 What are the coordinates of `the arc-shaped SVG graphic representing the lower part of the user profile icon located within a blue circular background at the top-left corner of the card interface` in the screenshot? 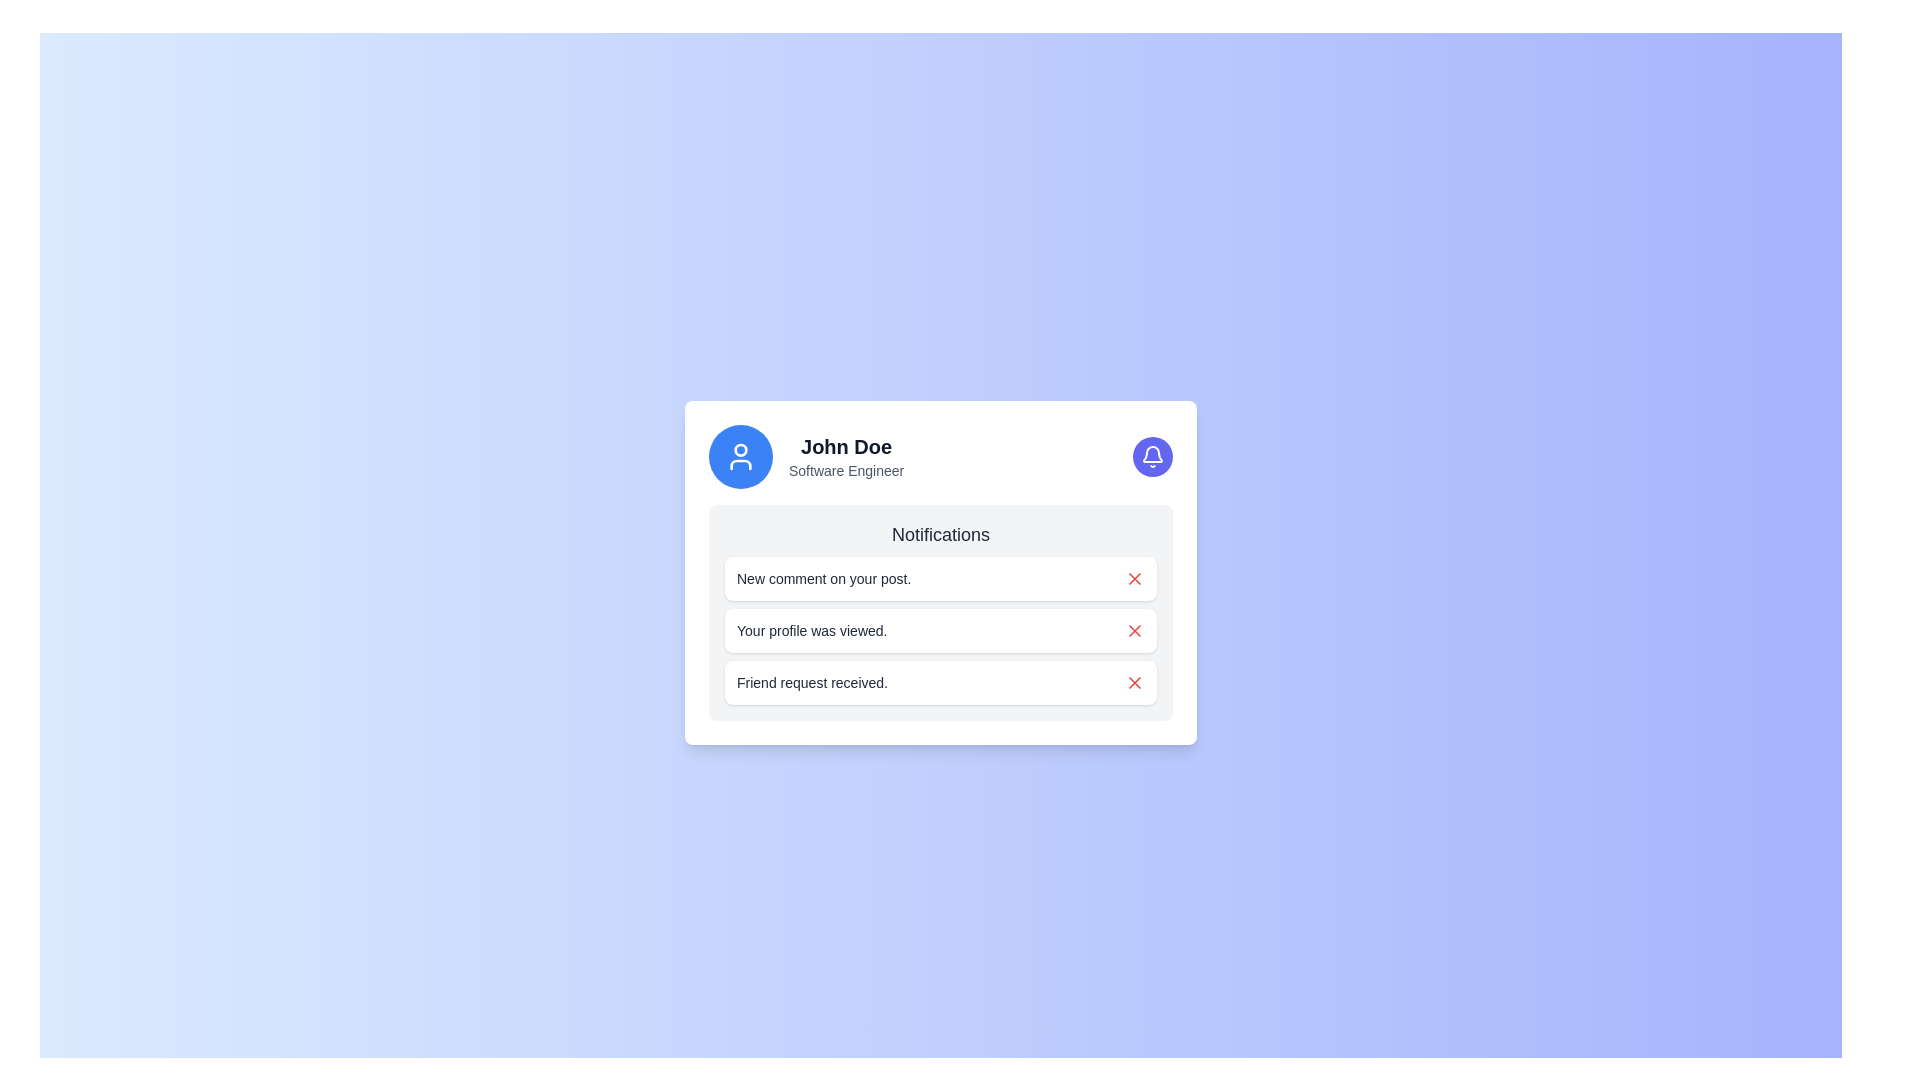 It's located at (739, 465).